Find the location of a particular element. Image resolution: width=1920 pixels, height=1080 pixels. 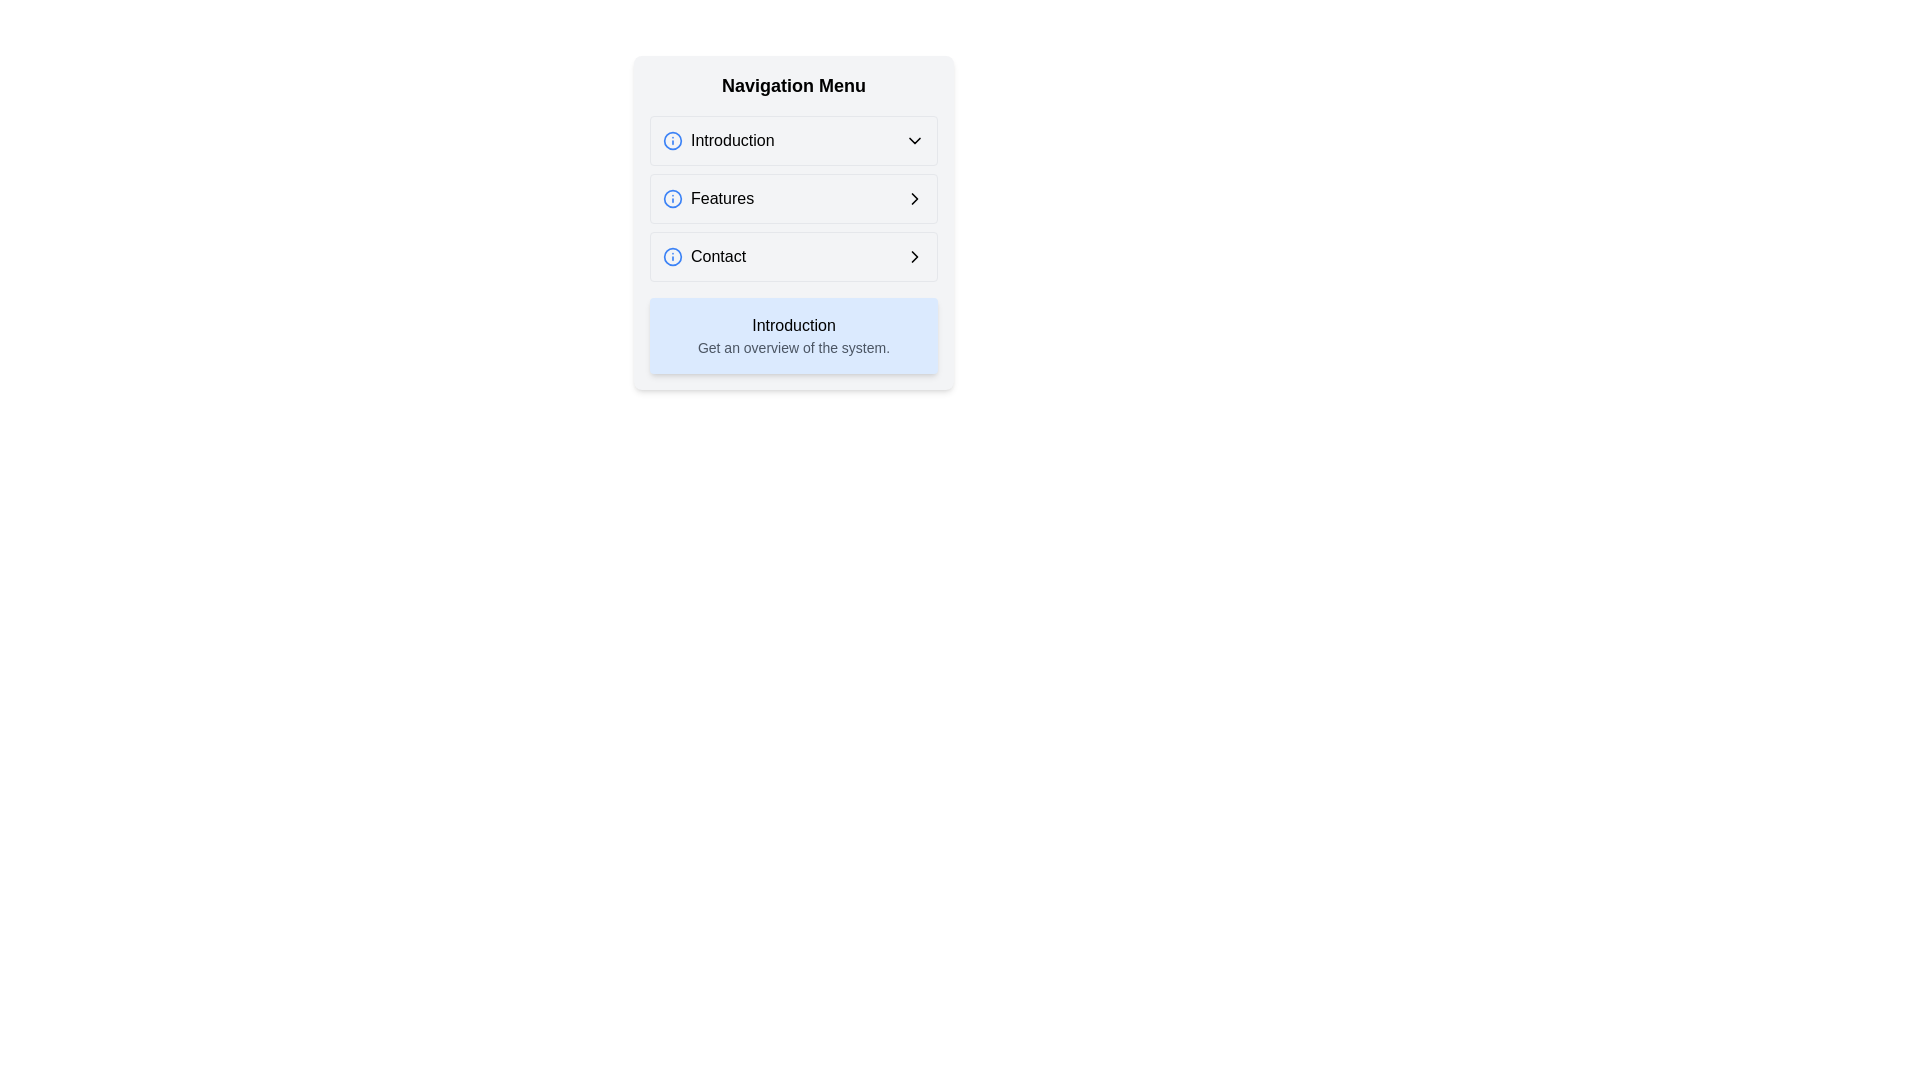

the chevron right icon located to the right of the 'Features' menu item is located at coordinates (914, 199).